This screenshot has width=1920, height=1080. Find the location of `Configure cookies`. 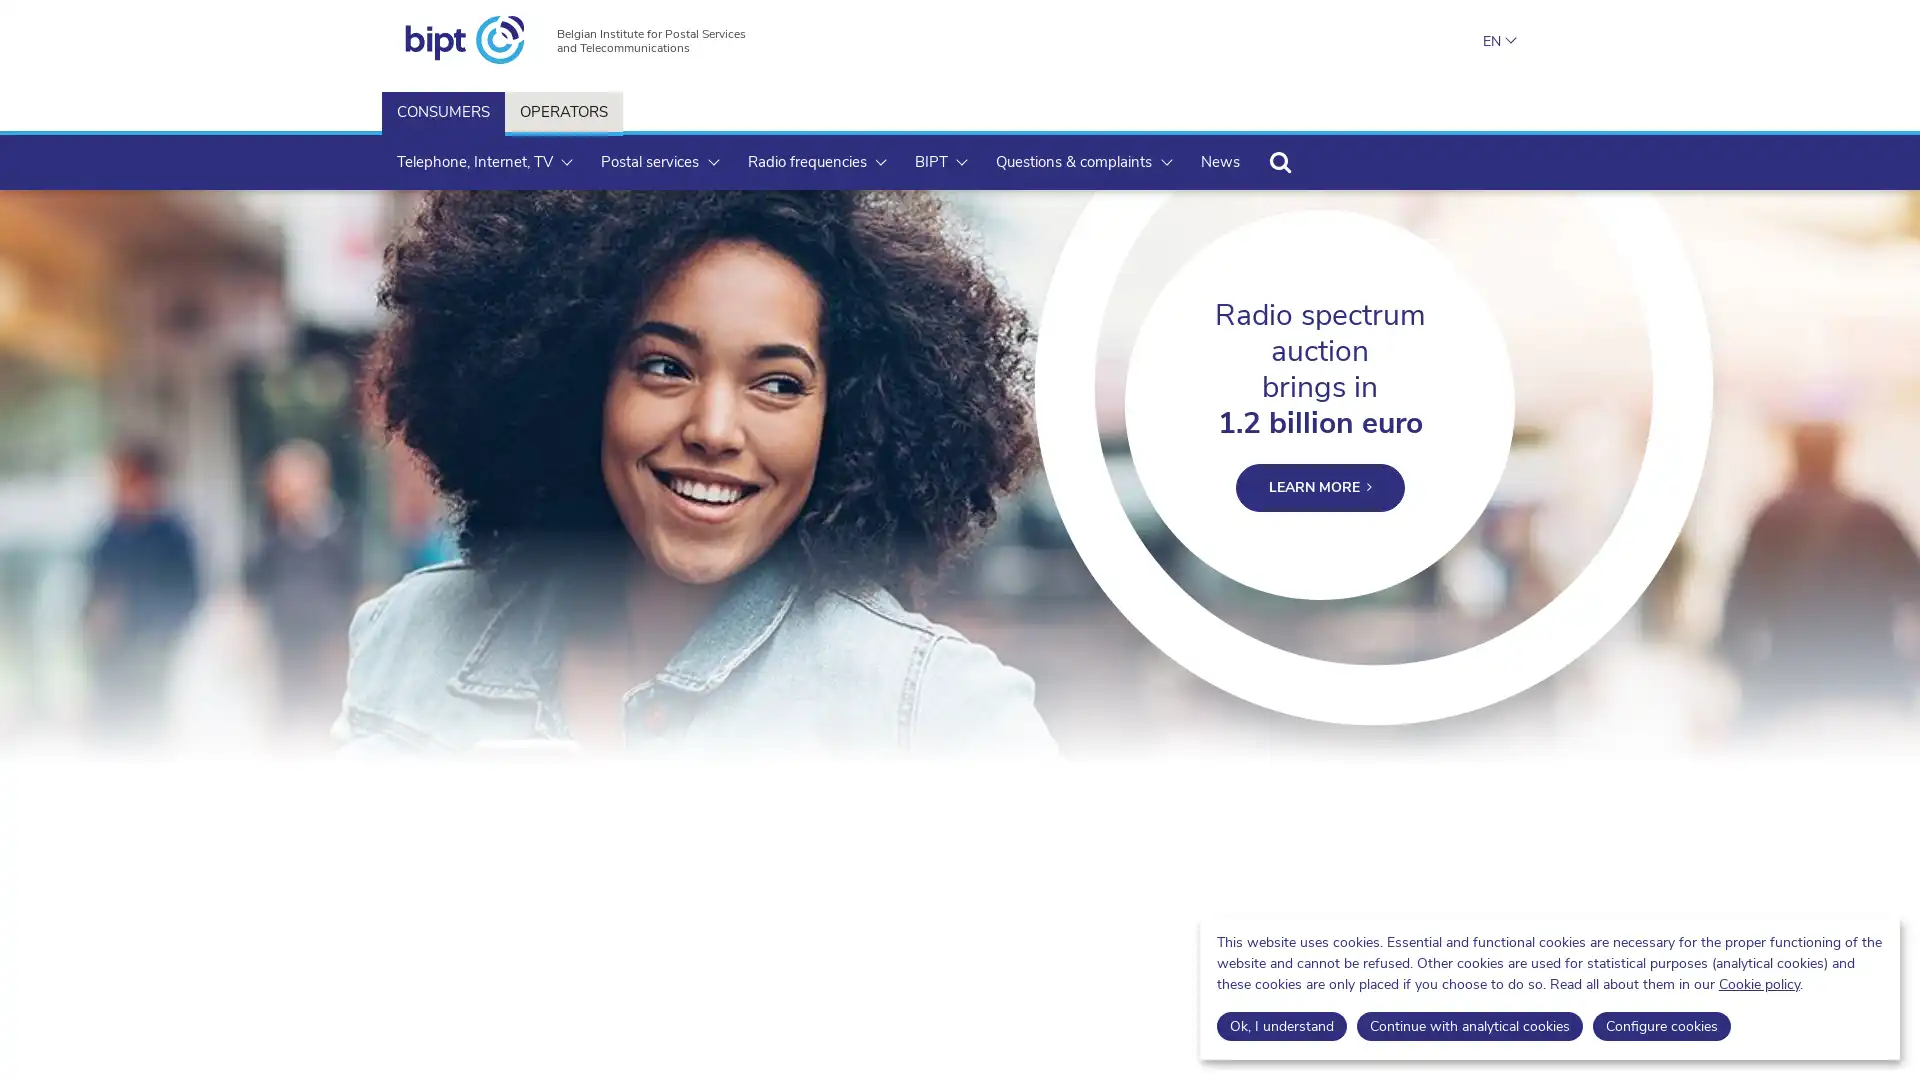

Configure cookies is located at coordinates (1660, 1026).